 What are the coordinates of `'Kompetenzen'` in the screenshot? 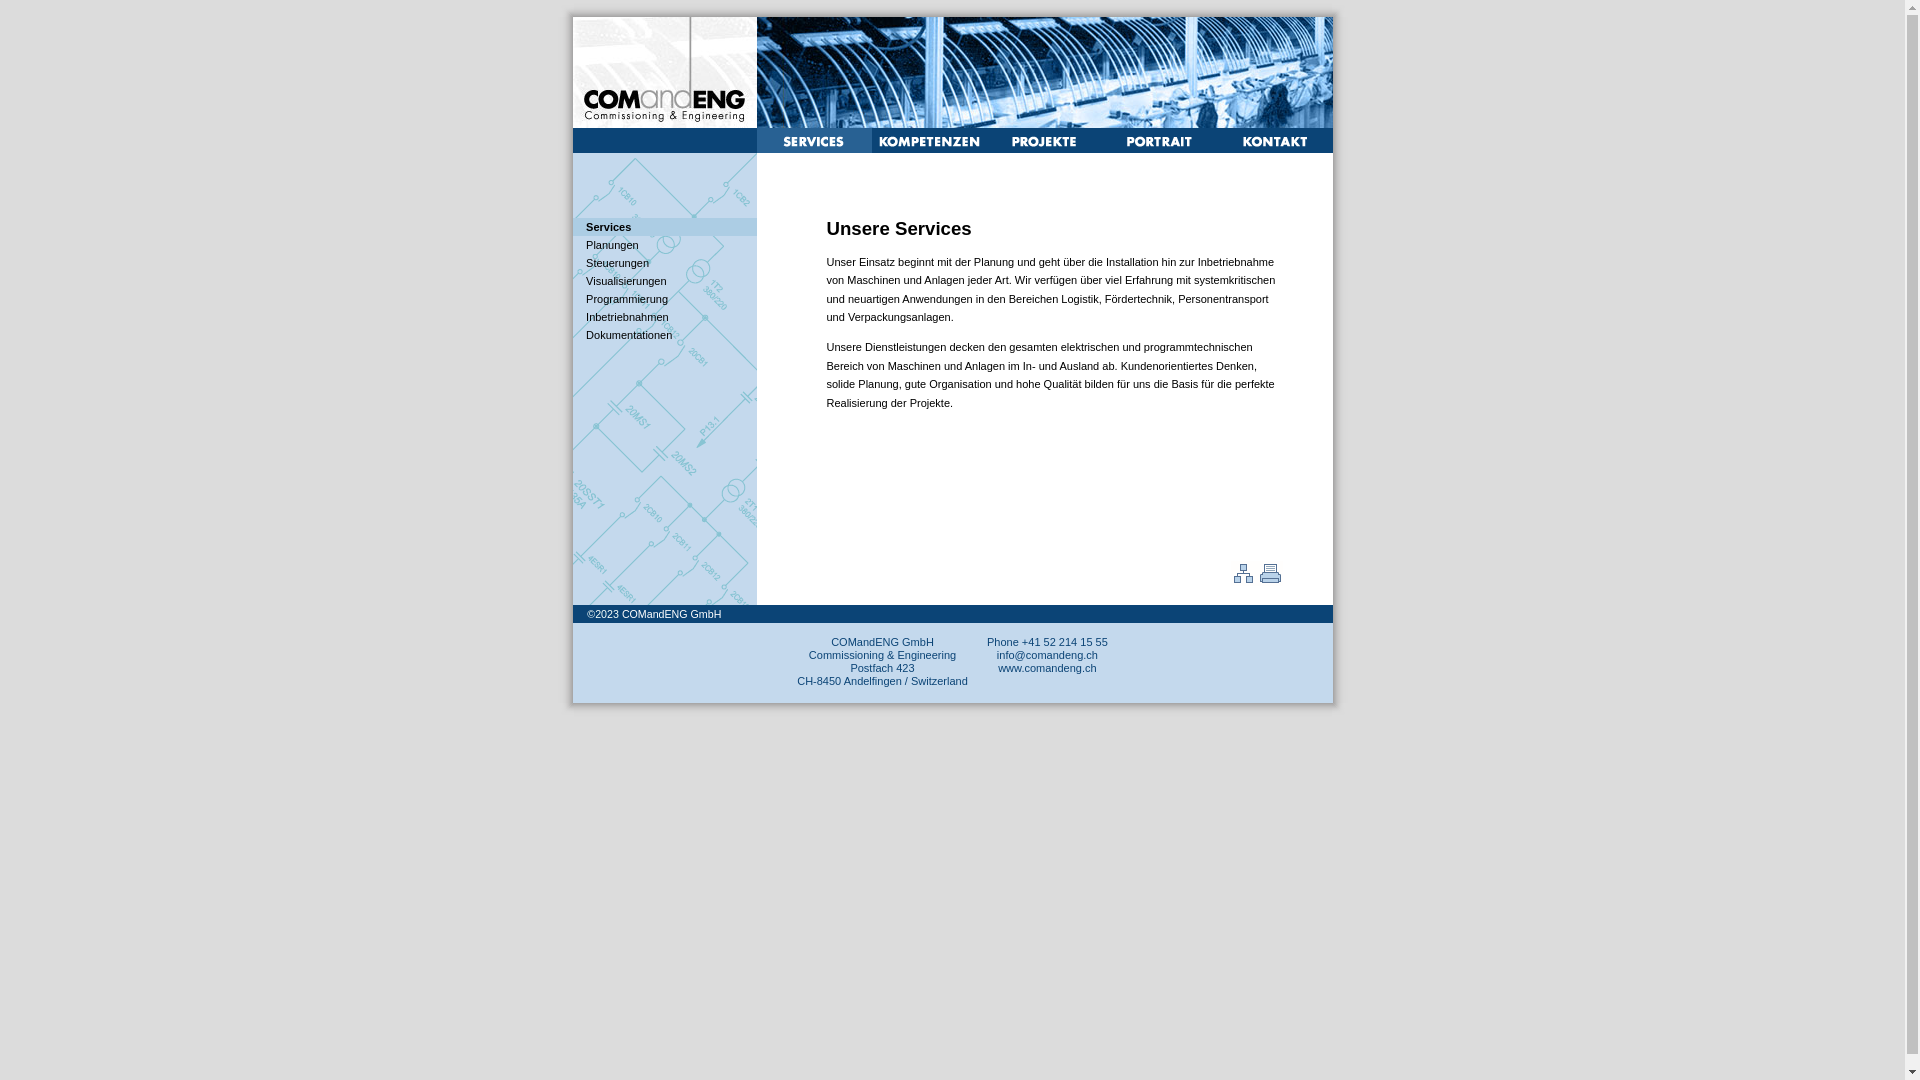 It's located at (928, 148).